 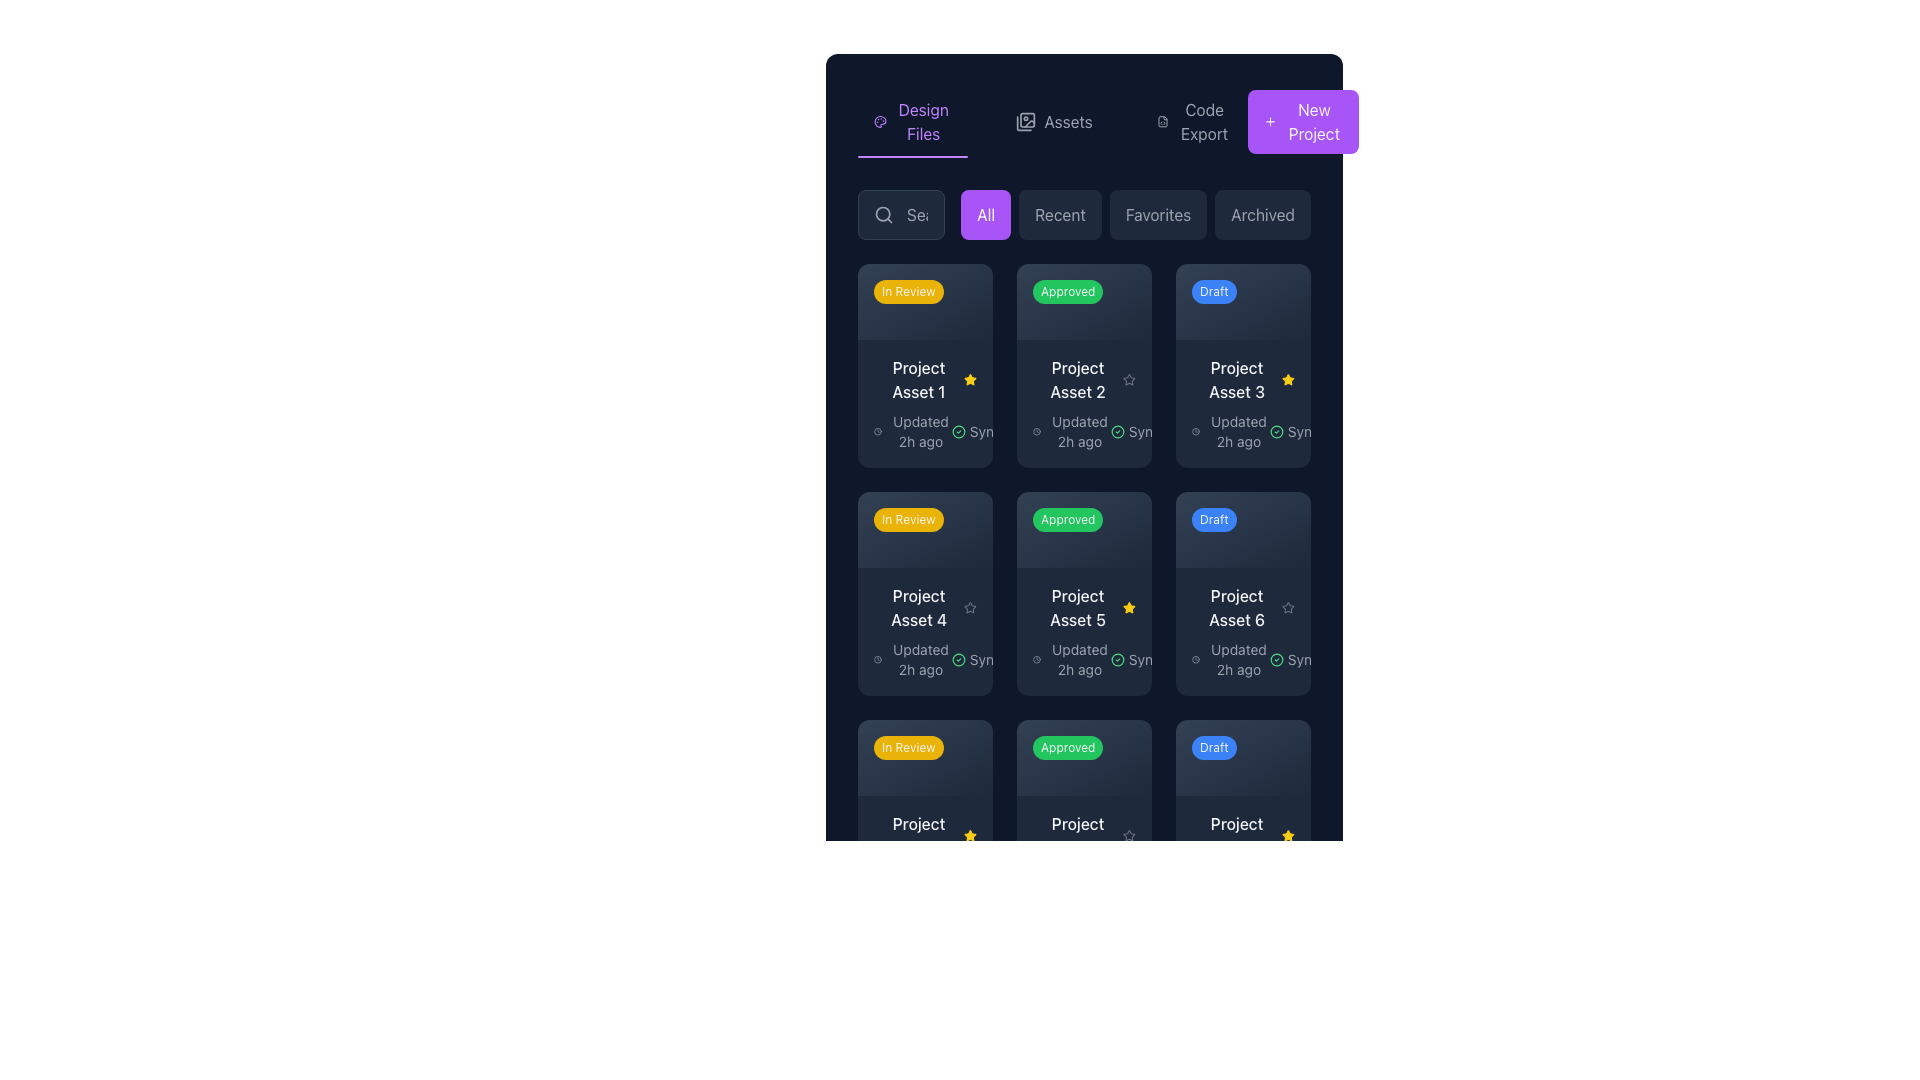 What do you see at coordinates (1203, 122) in the screenshot?
I see `the text label displaying 'Code Export'` at bounding box center [1203, 122].